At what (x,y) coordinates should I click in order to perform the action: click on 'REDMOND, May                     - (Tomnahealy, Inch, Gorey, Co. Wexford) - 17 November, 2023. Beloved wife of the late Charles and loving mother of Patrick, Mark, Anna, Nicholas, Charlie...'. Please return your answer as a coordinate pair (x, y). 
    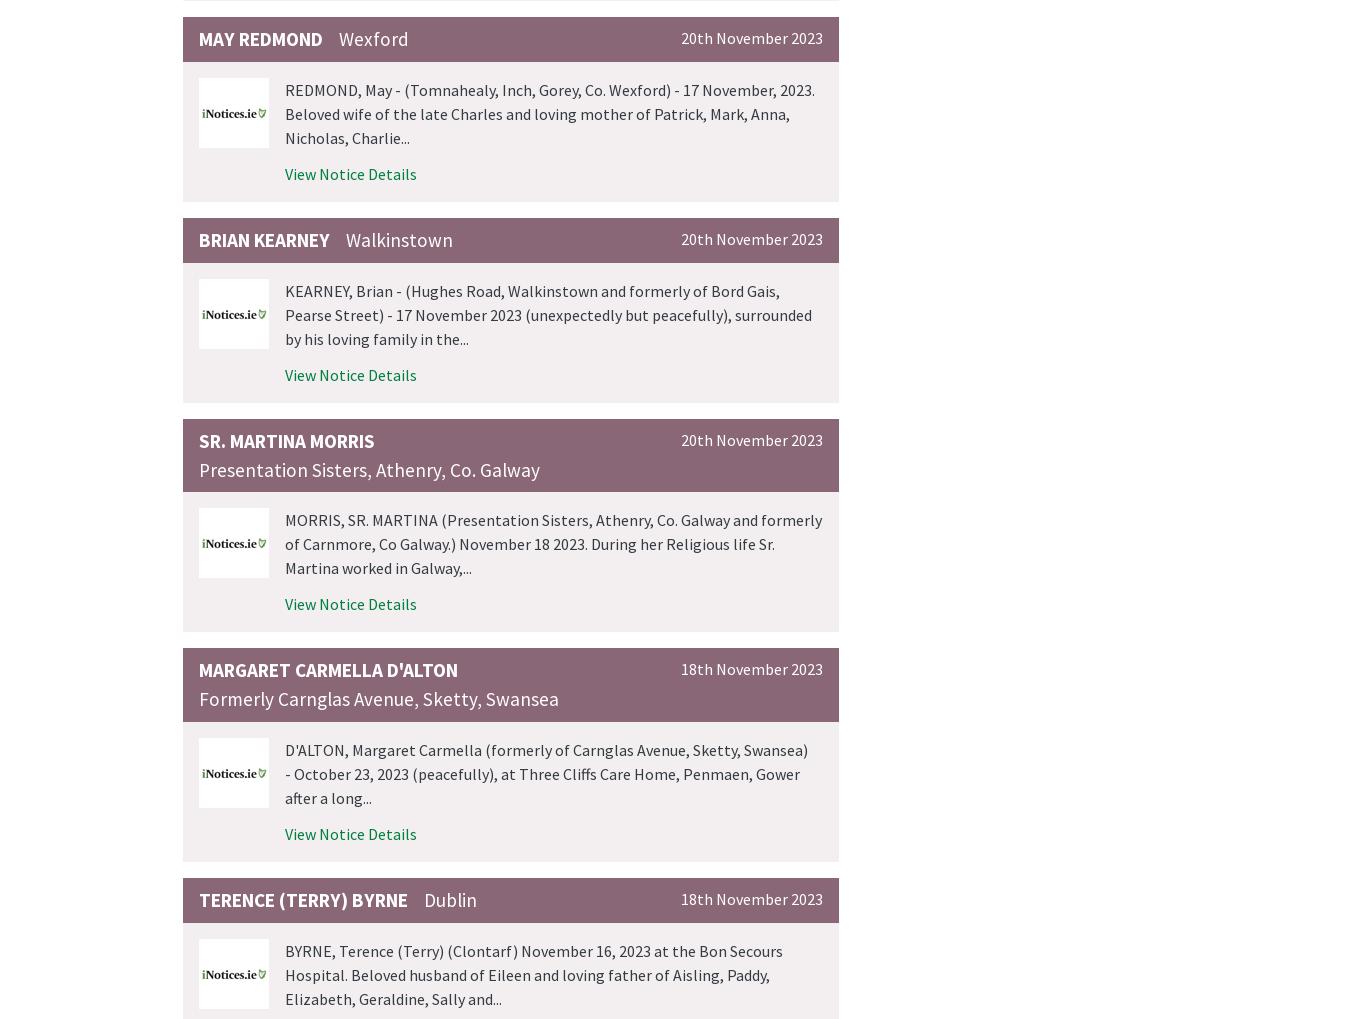
    Looking at the image, I should click on (549, 113).